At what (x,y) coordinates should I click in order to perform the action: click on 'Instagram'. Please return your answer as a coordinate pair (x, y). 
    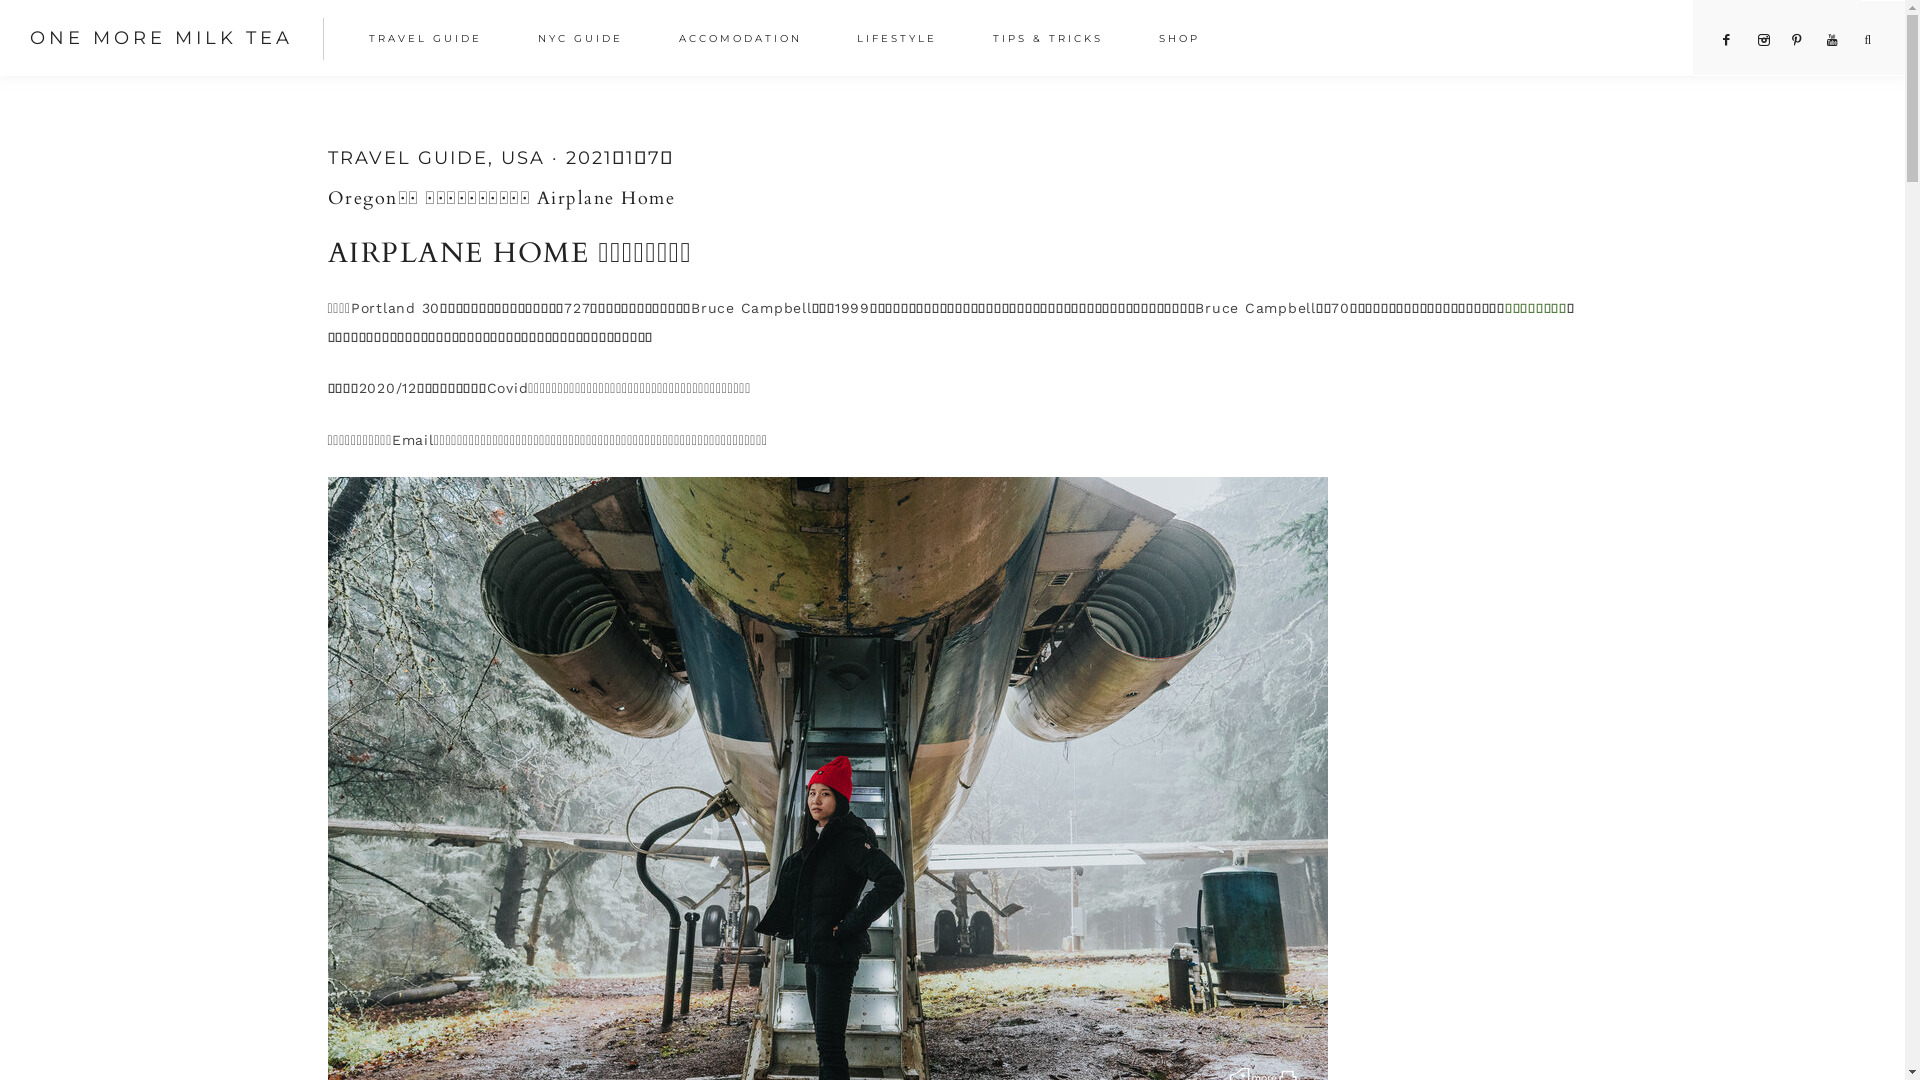
    Looking at the image, I should click on (1763, 40).